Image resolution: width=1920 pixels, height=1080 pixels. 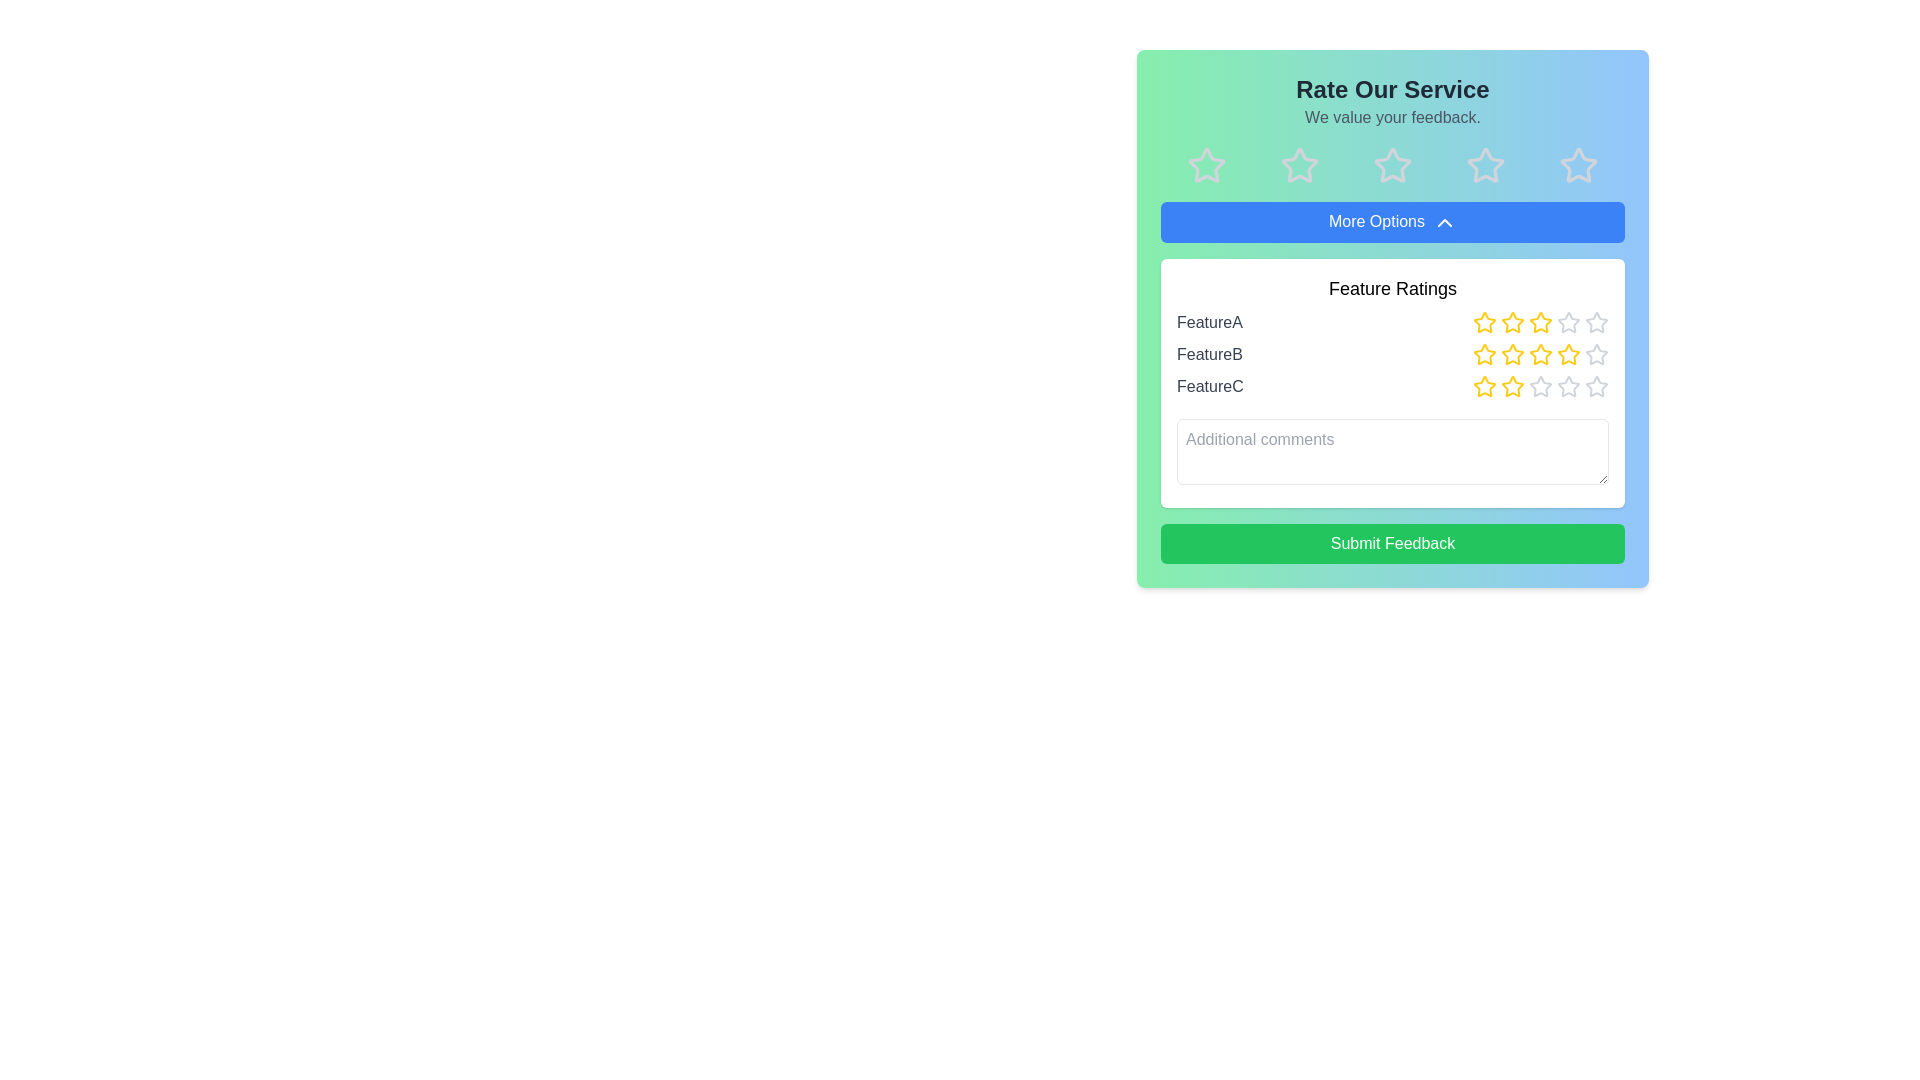 I want to click on the static text element displaying 'We value your feedback.', which is styled in medium gray and positioned below the heading 'Rate Our Service', so click(x=1391, y=118).